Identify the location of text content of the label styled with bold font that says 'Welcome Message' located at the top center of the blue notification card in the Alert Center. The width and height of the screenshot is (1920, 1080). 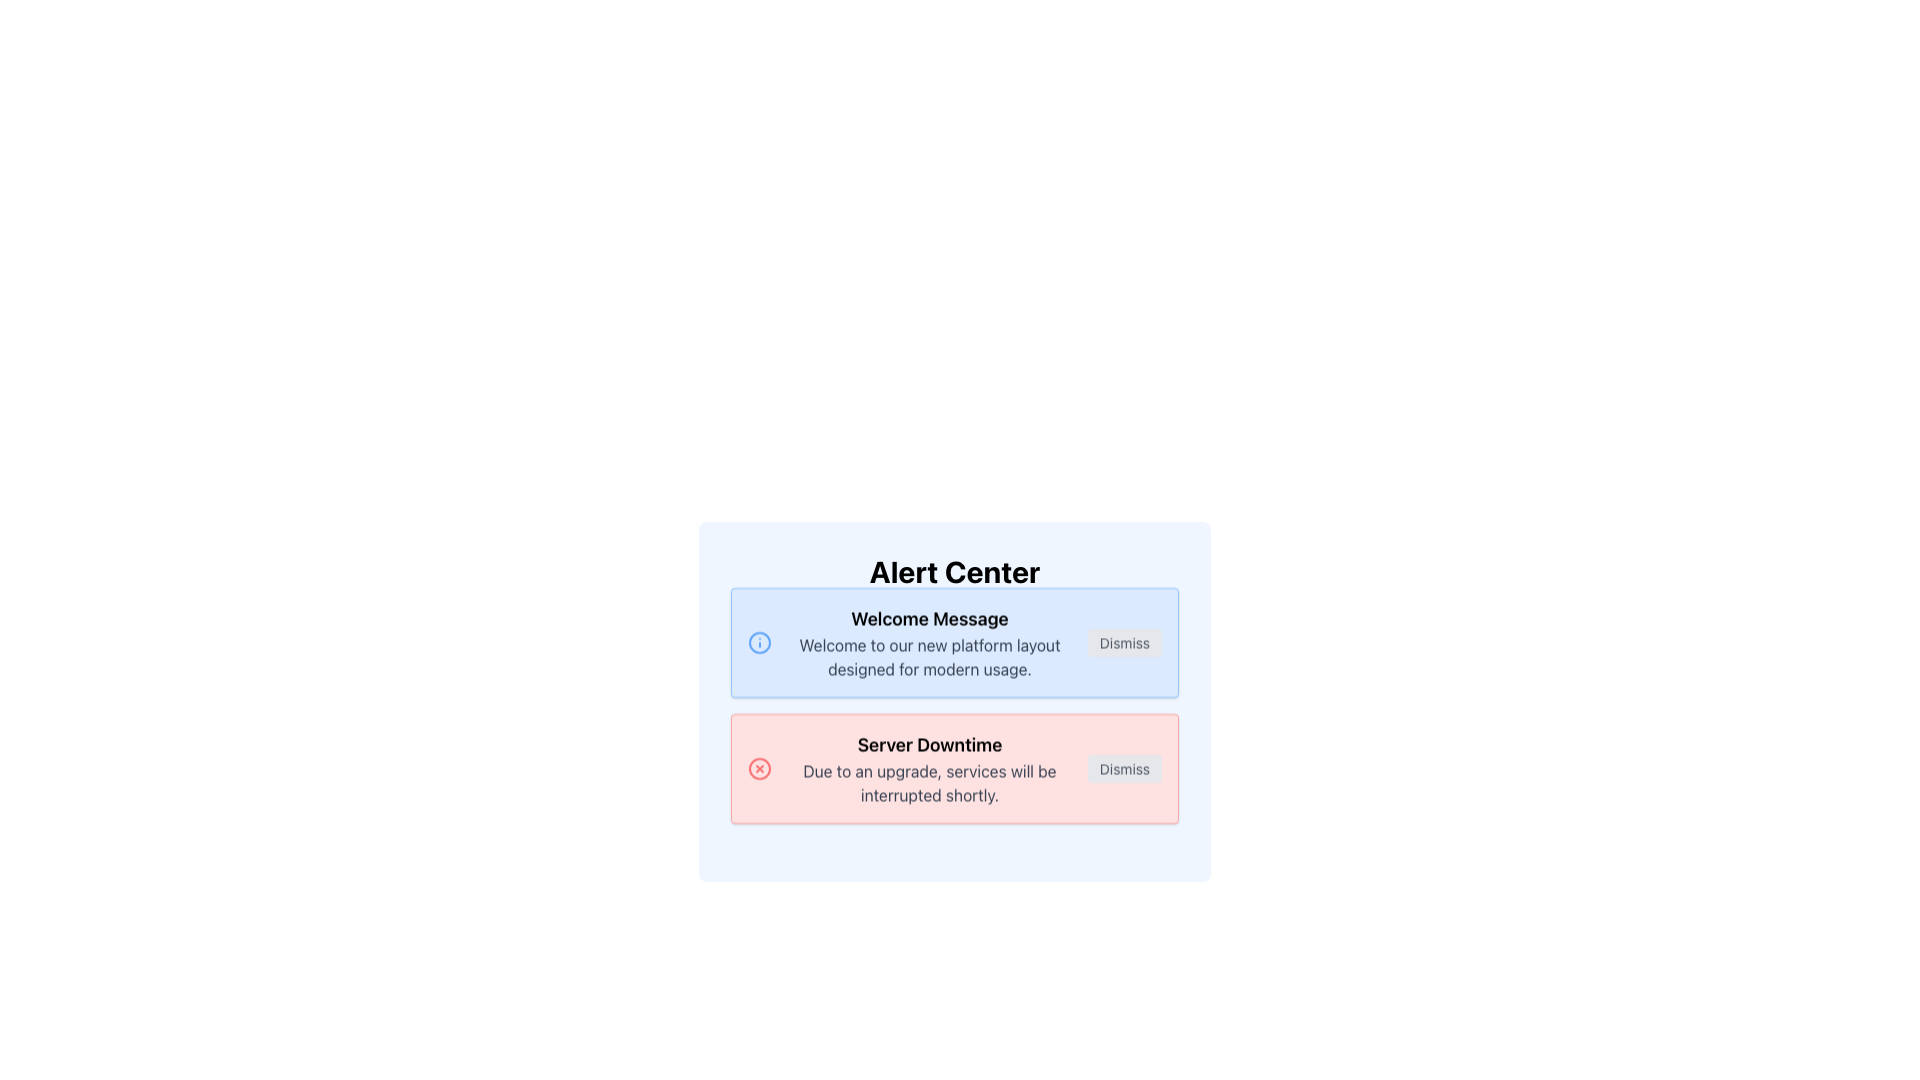
(929, 636).